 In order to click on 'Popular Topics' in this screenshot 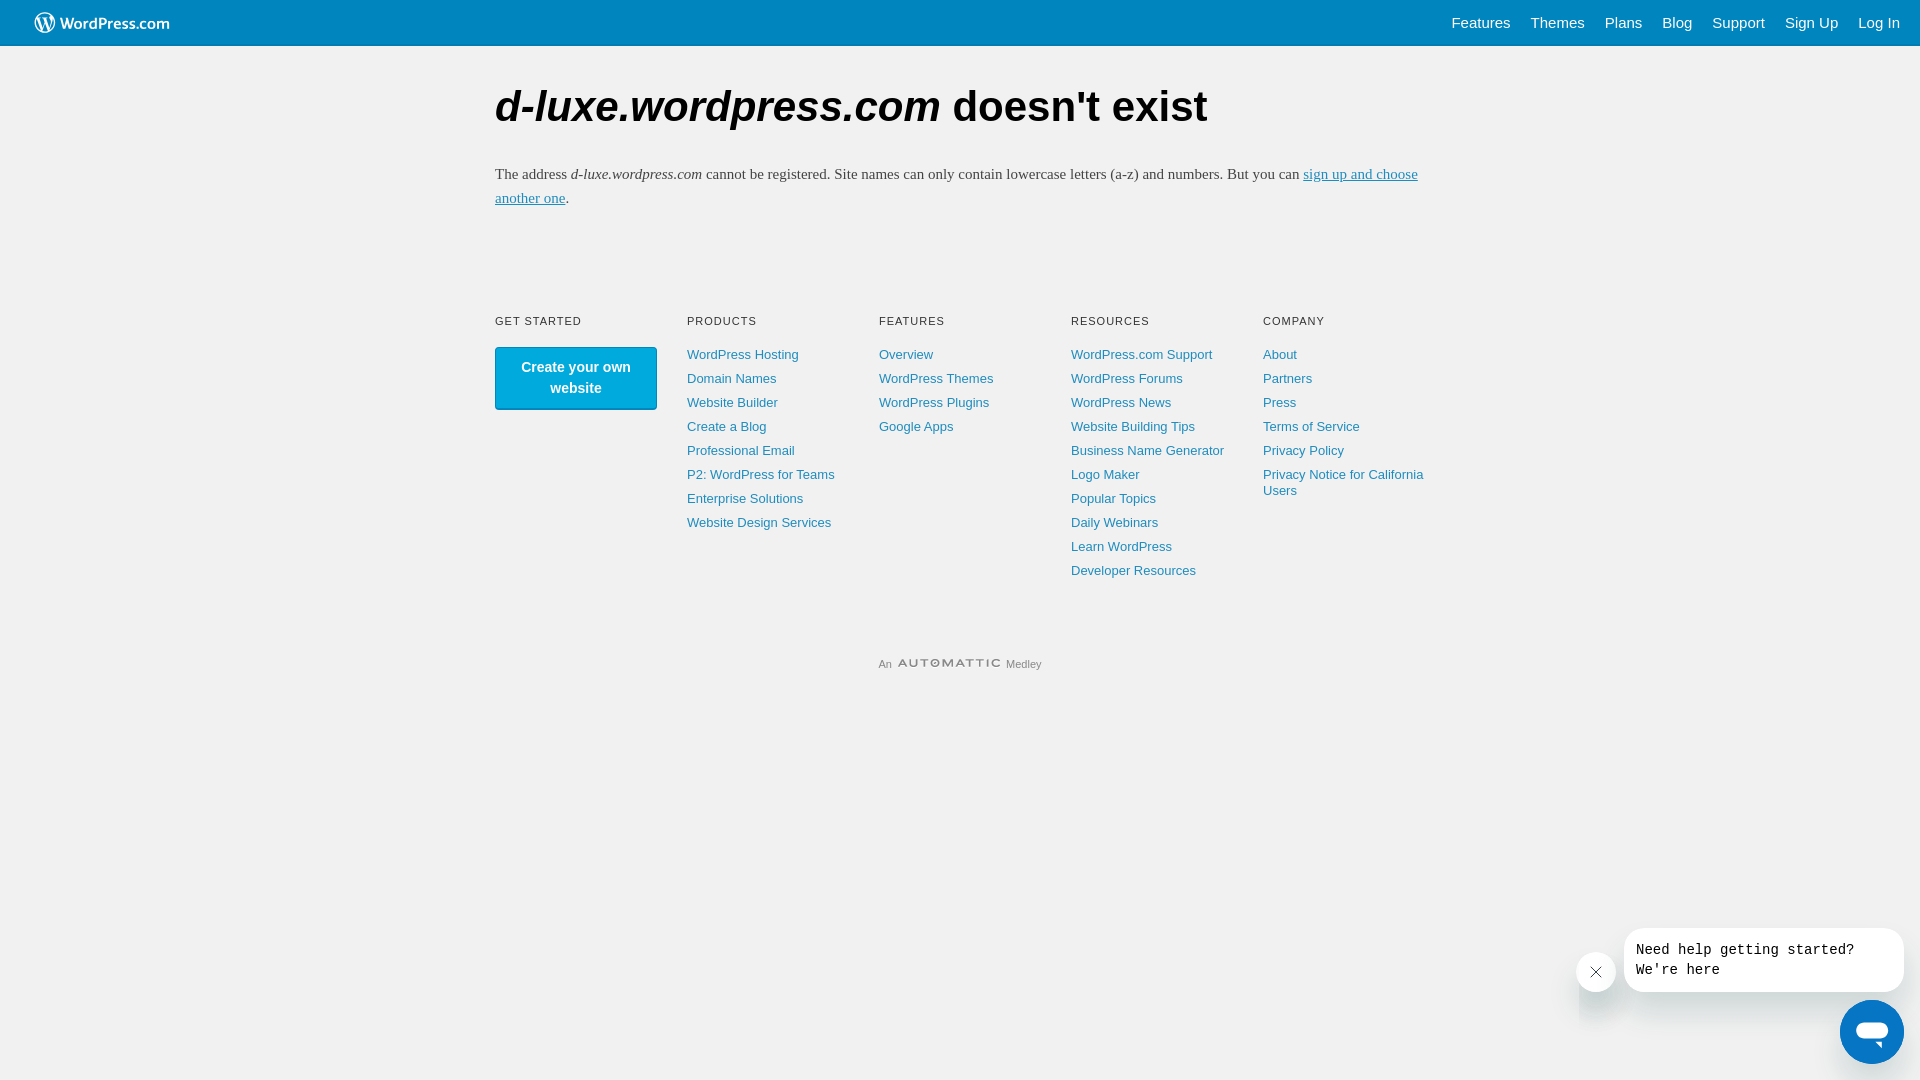, I will do `click(1112, 497)`.